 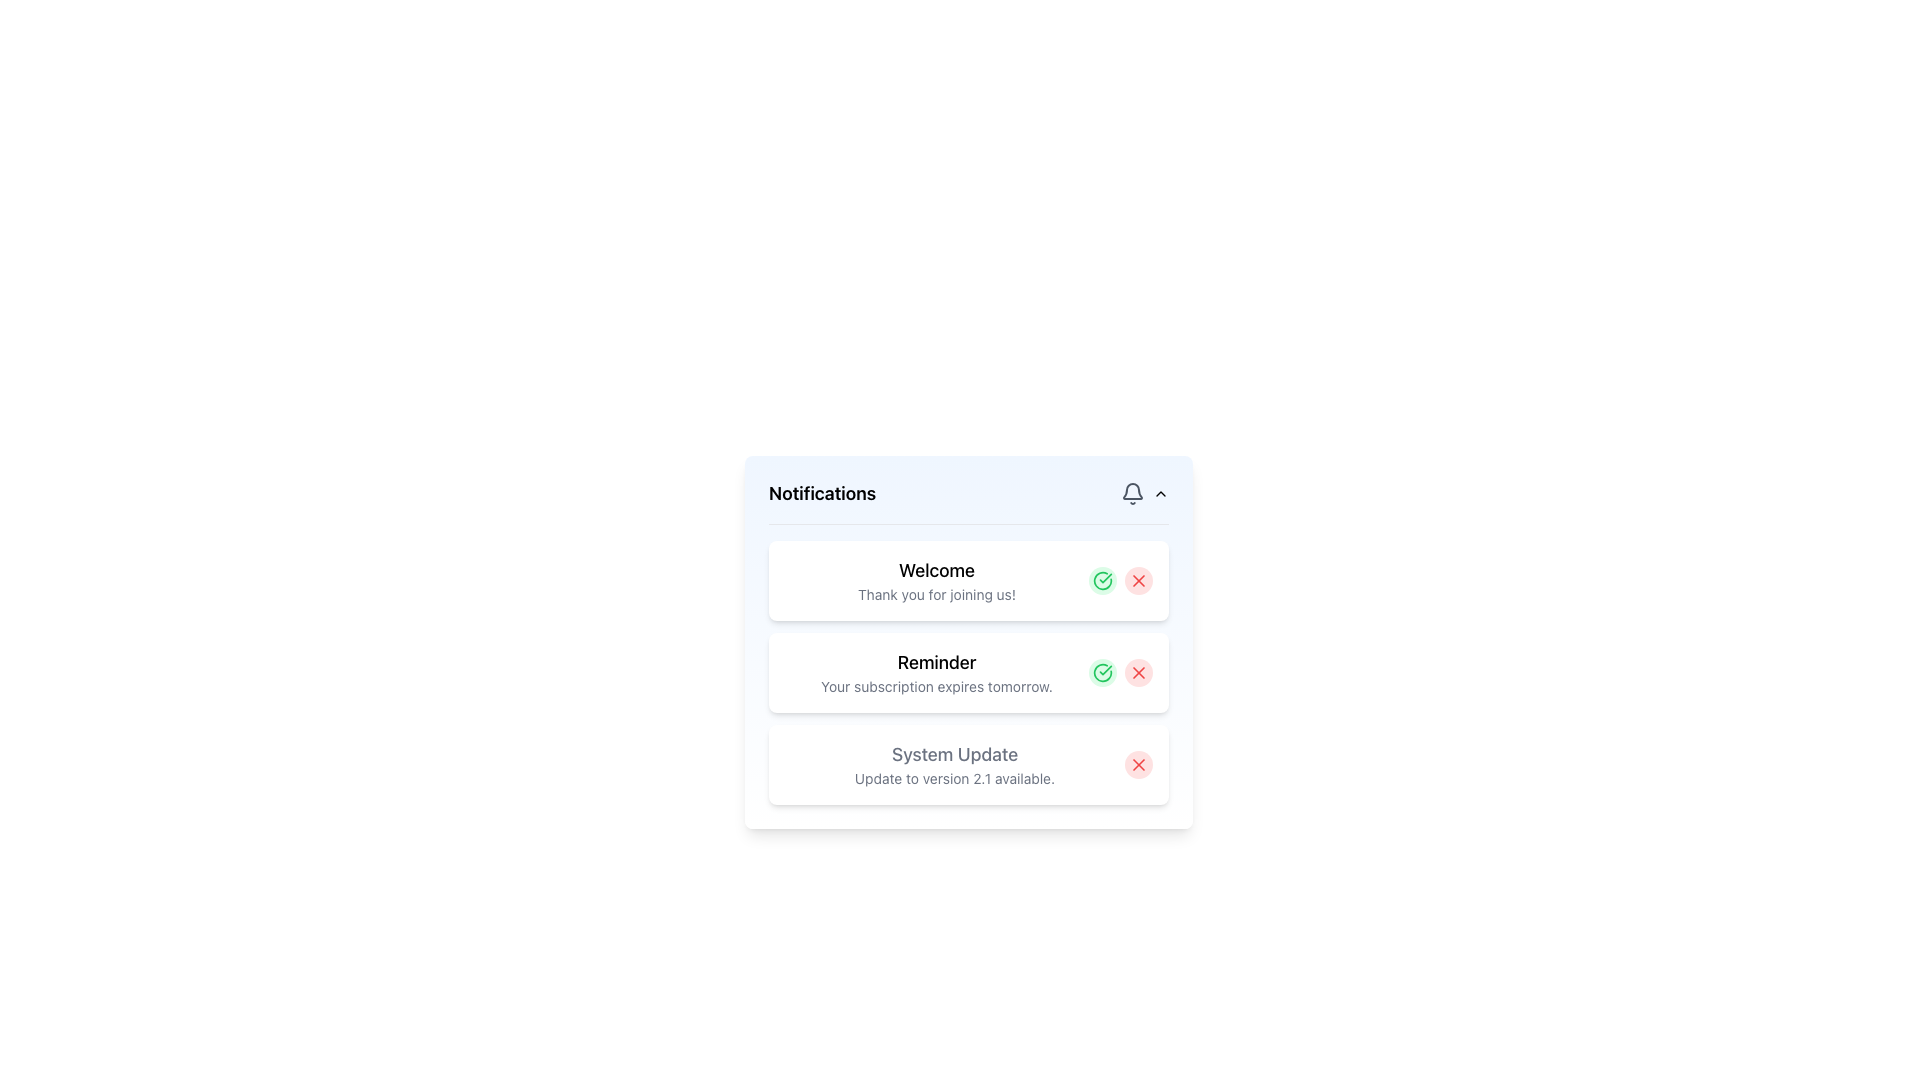 What do you see at coordinates (1138, 581) in the screenshot?
I see `the red cross icon button located in the uppermost notification card titled 'Welcome'` at bounding box center [1138, 581].